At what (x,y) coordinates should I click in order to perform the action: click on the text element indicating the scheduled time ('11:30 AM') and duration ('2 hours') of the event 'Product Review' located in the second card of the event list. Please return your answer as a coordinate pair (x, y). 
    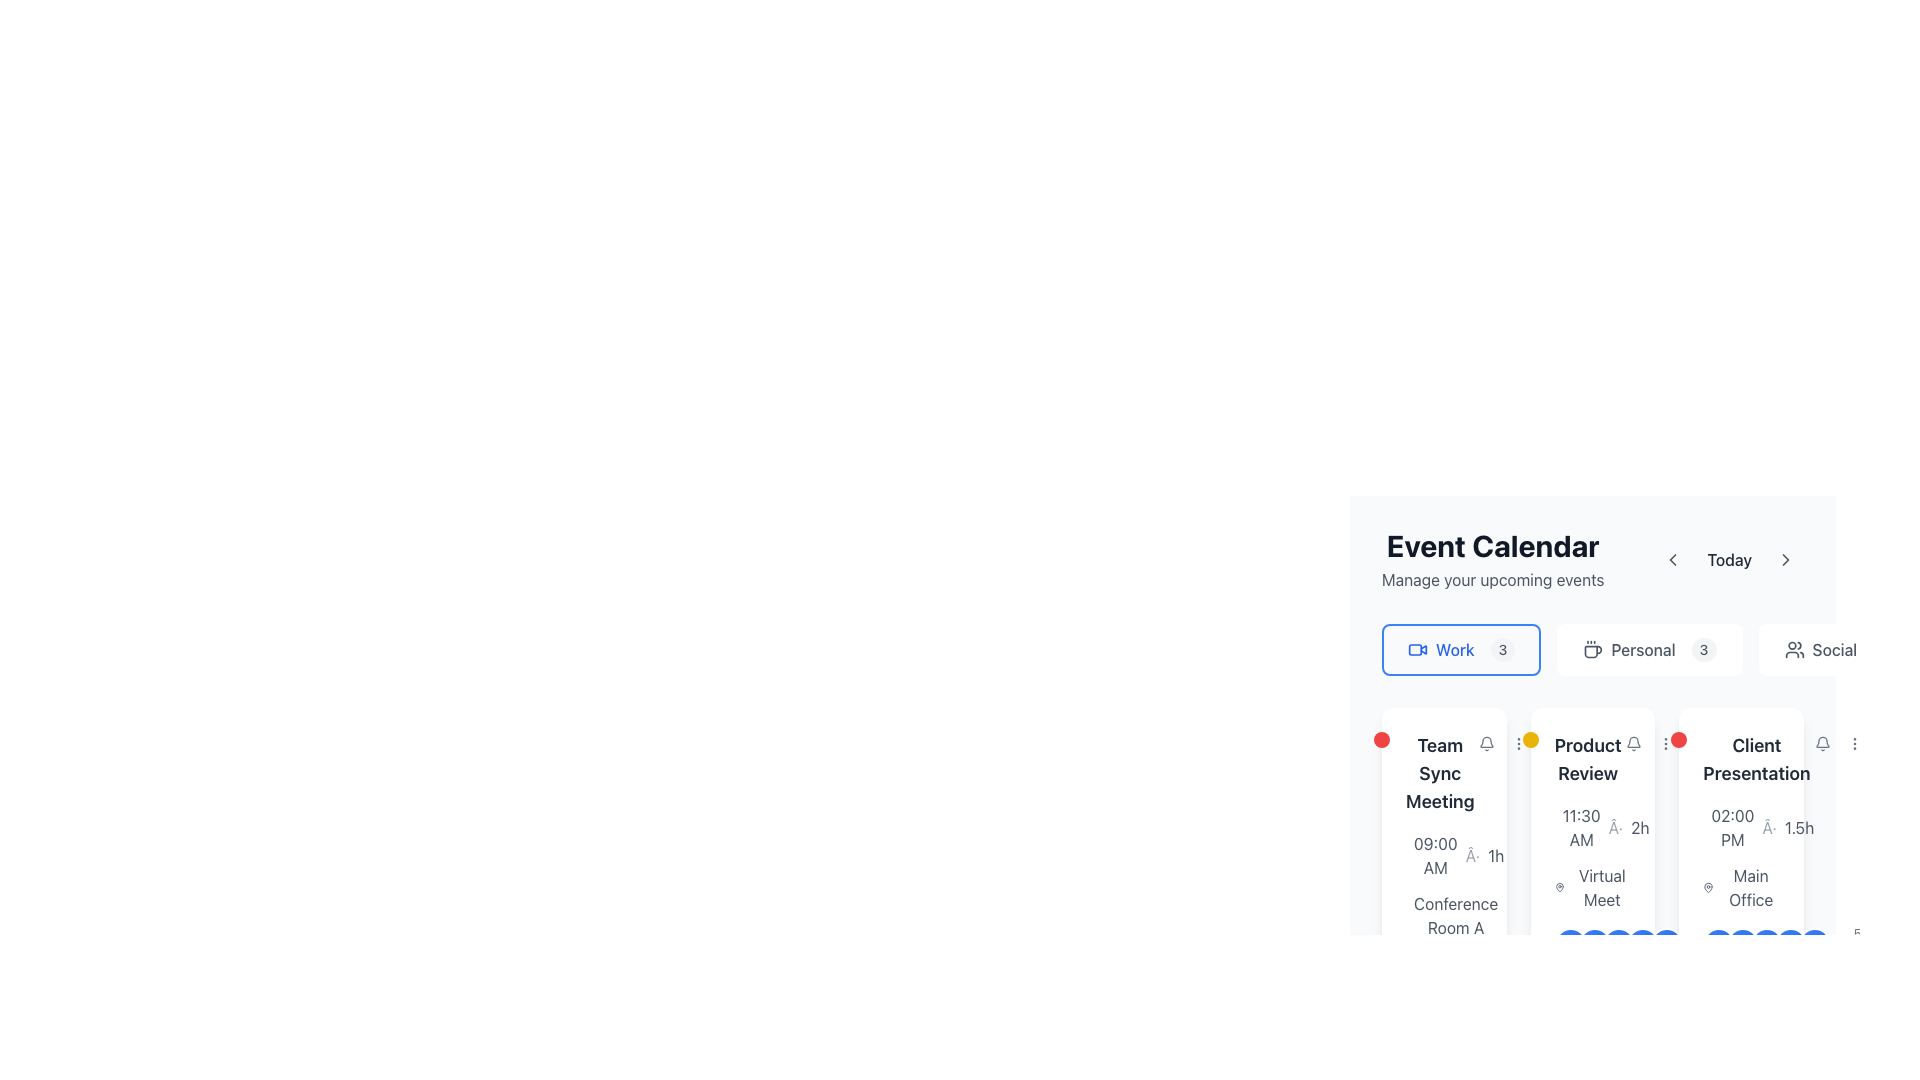
    Looking at the image, I should click on (1592, 828).